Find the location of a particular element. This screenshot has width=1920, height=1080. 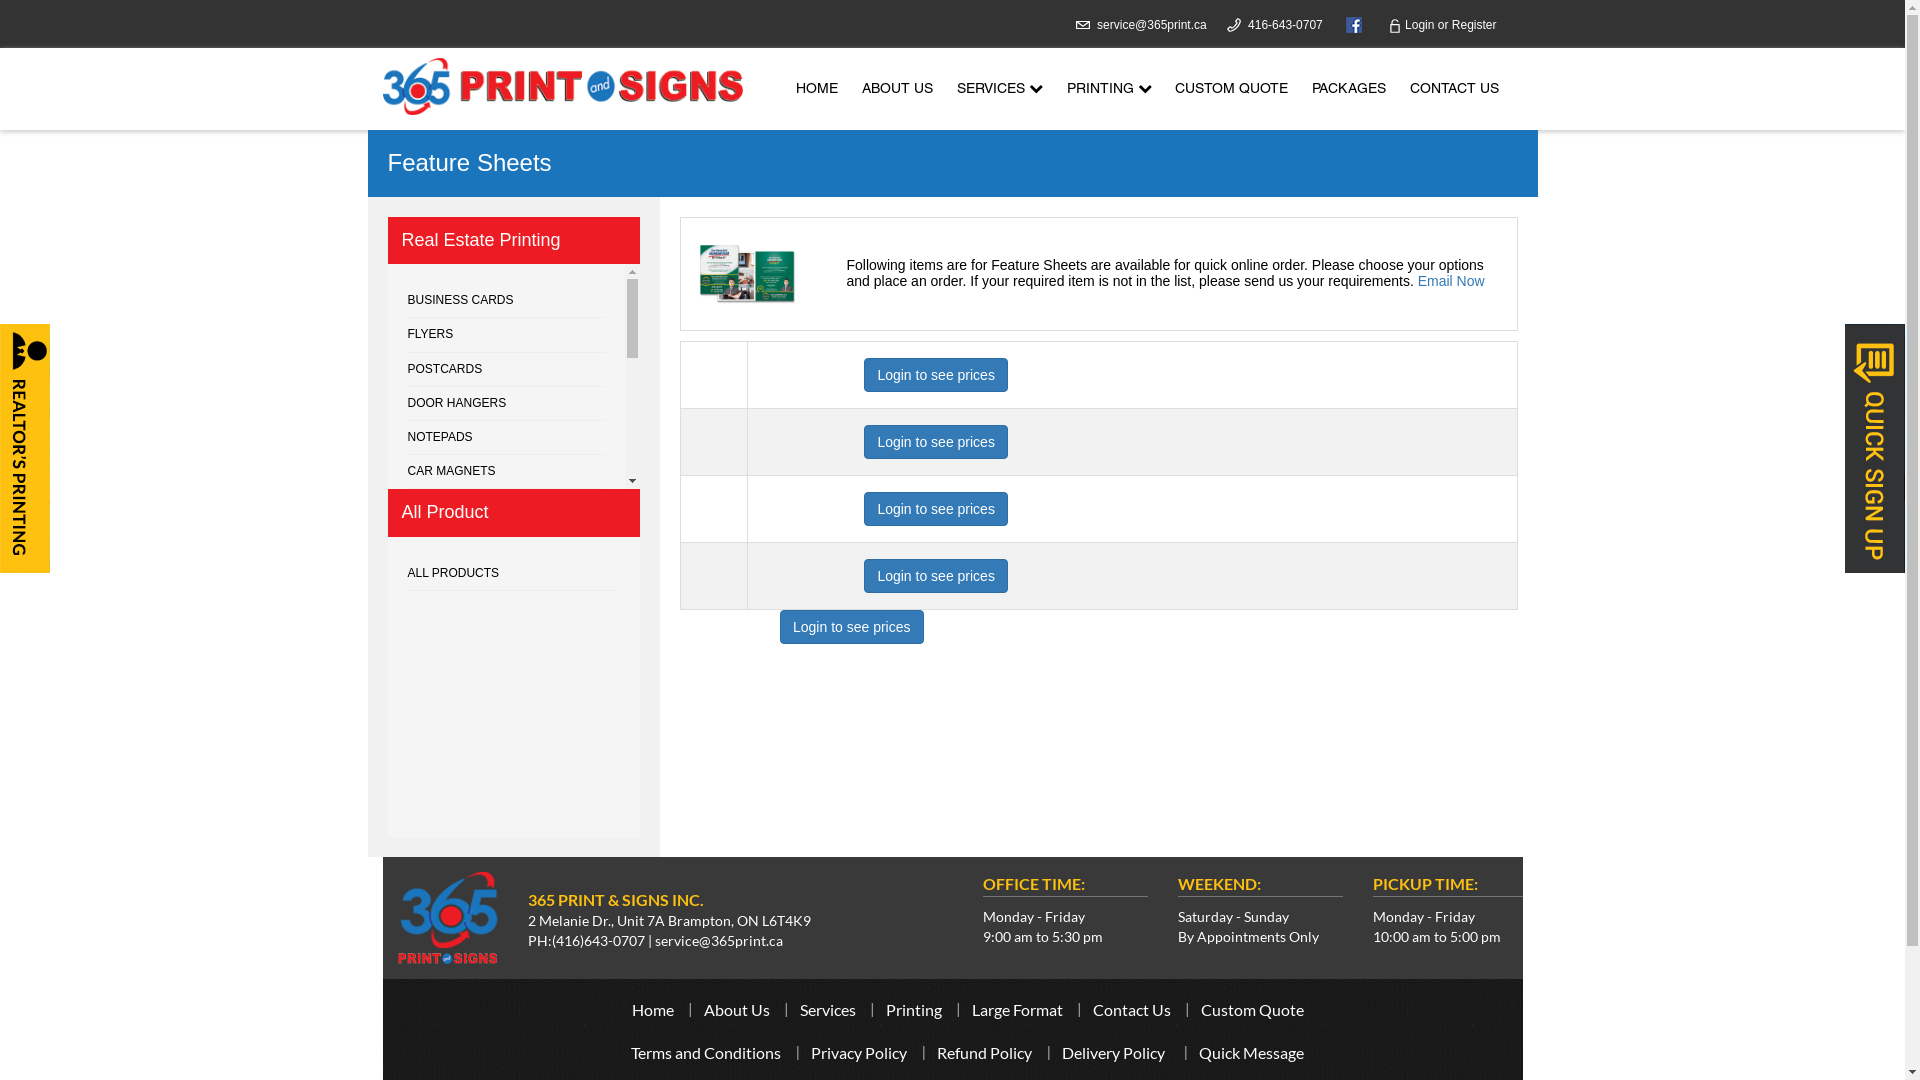

'Services' is located at coordinates (828, 1009).